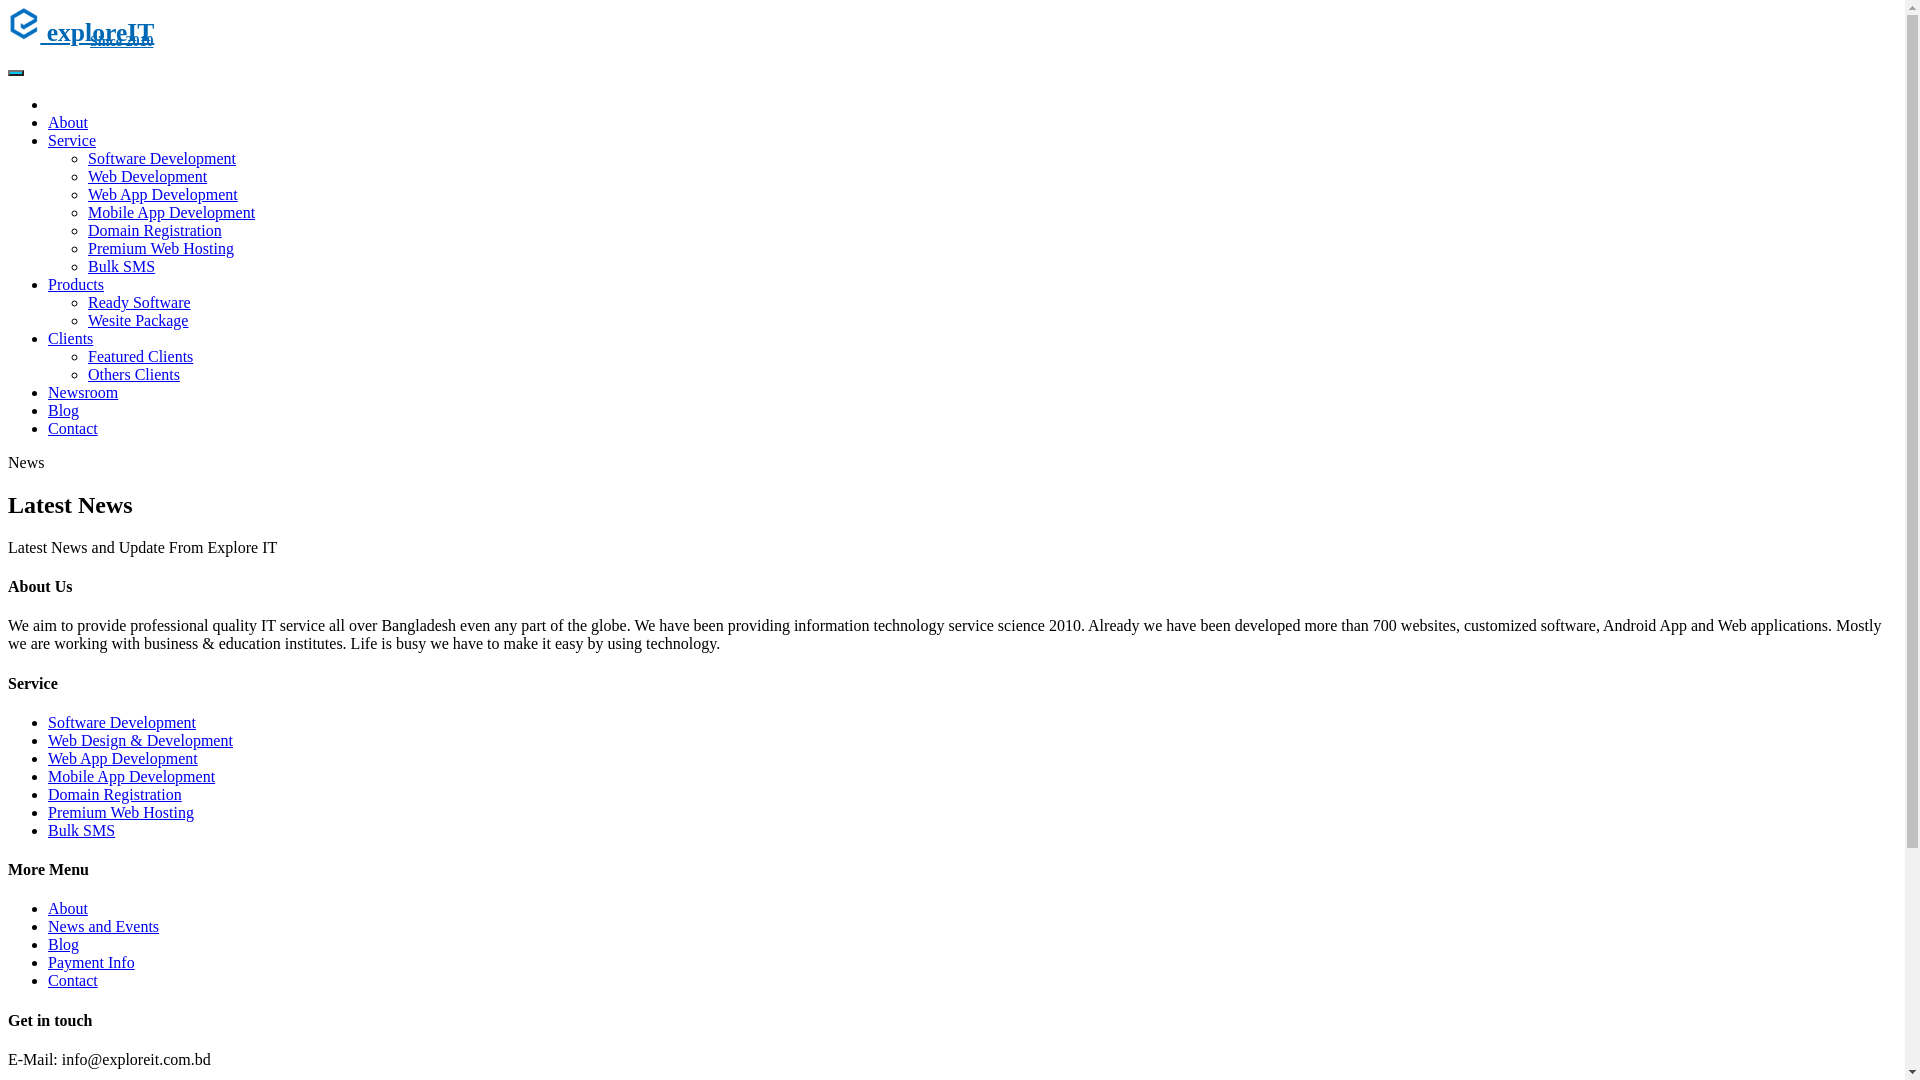 The width and height of the screenshot is (1920, 1080). I want to click on 'About', so click(67, 122).